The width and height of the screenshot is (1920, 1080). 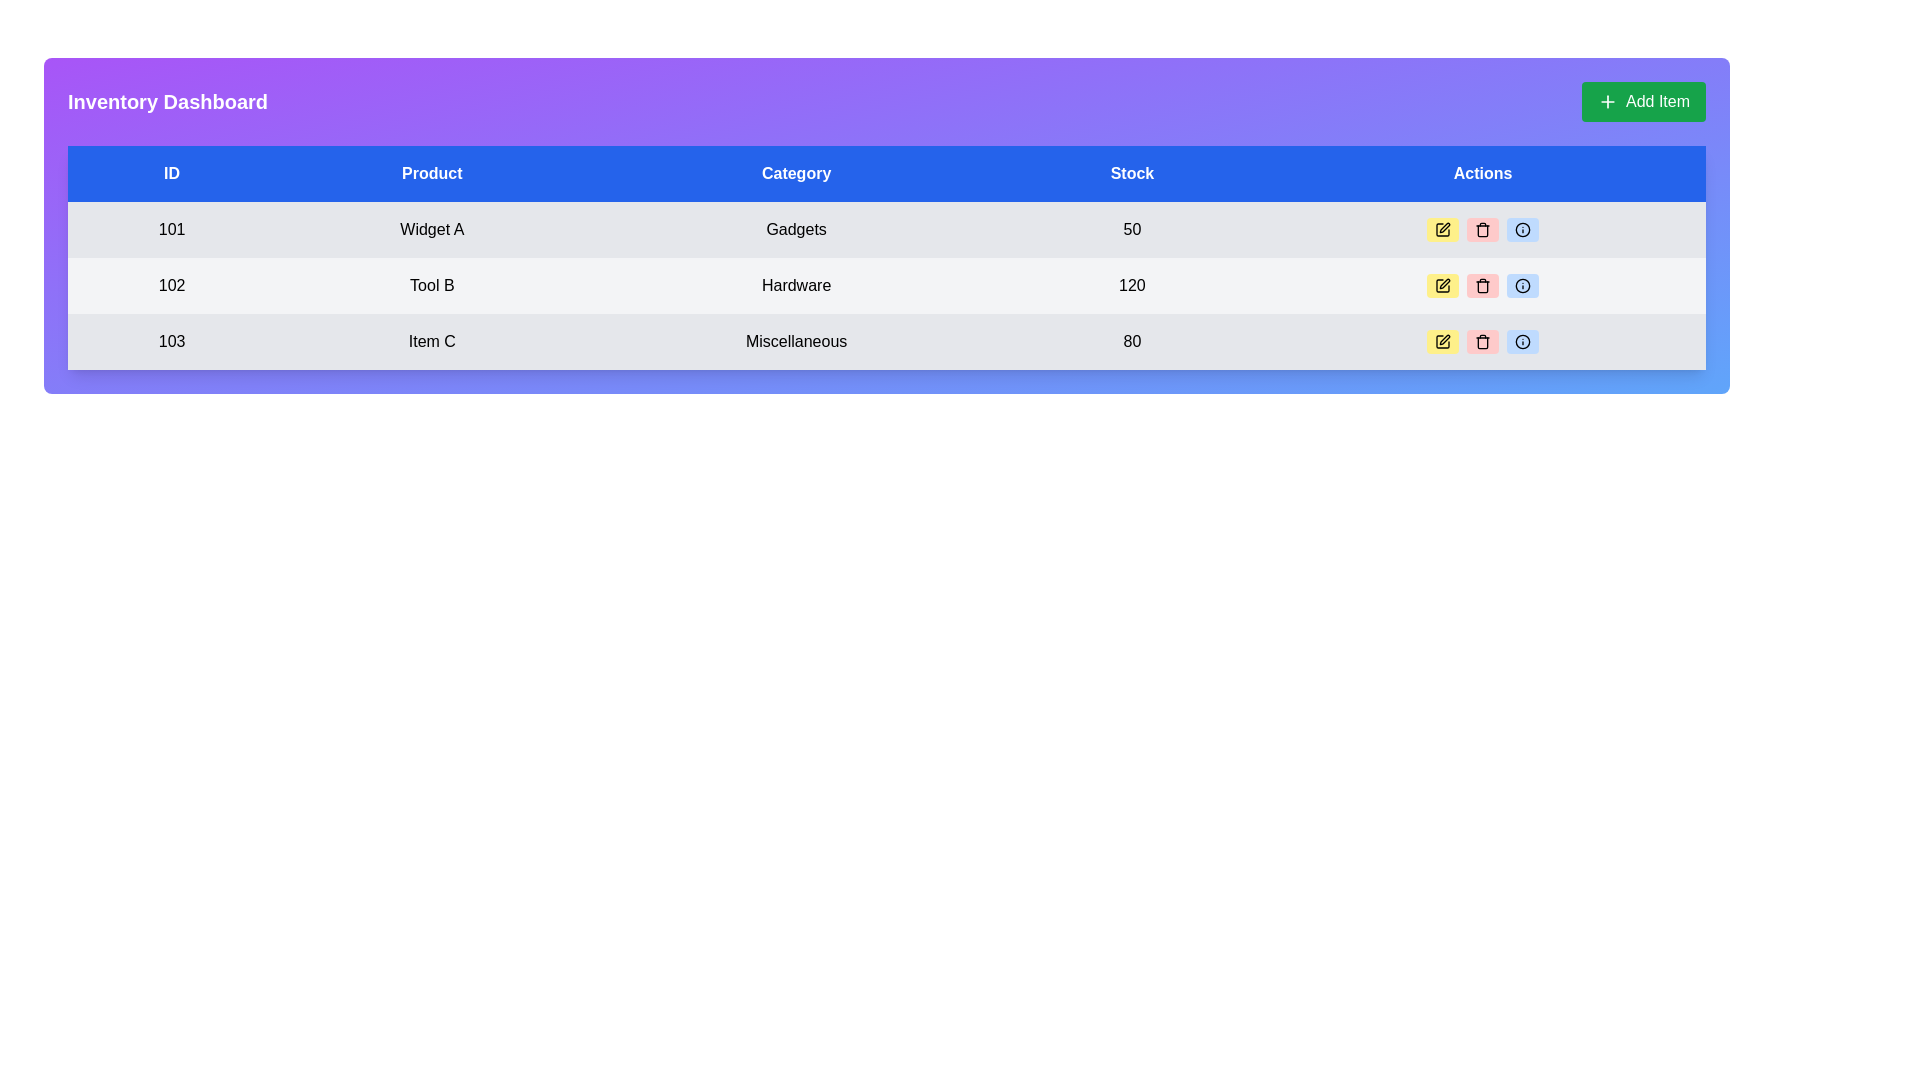 What do you see at coordinates (795, 341) in the screenshot?
I see `the Text display field that shows the category name for 'Item C' in the third row and third column of the data table` at bounding box center [795, 341].